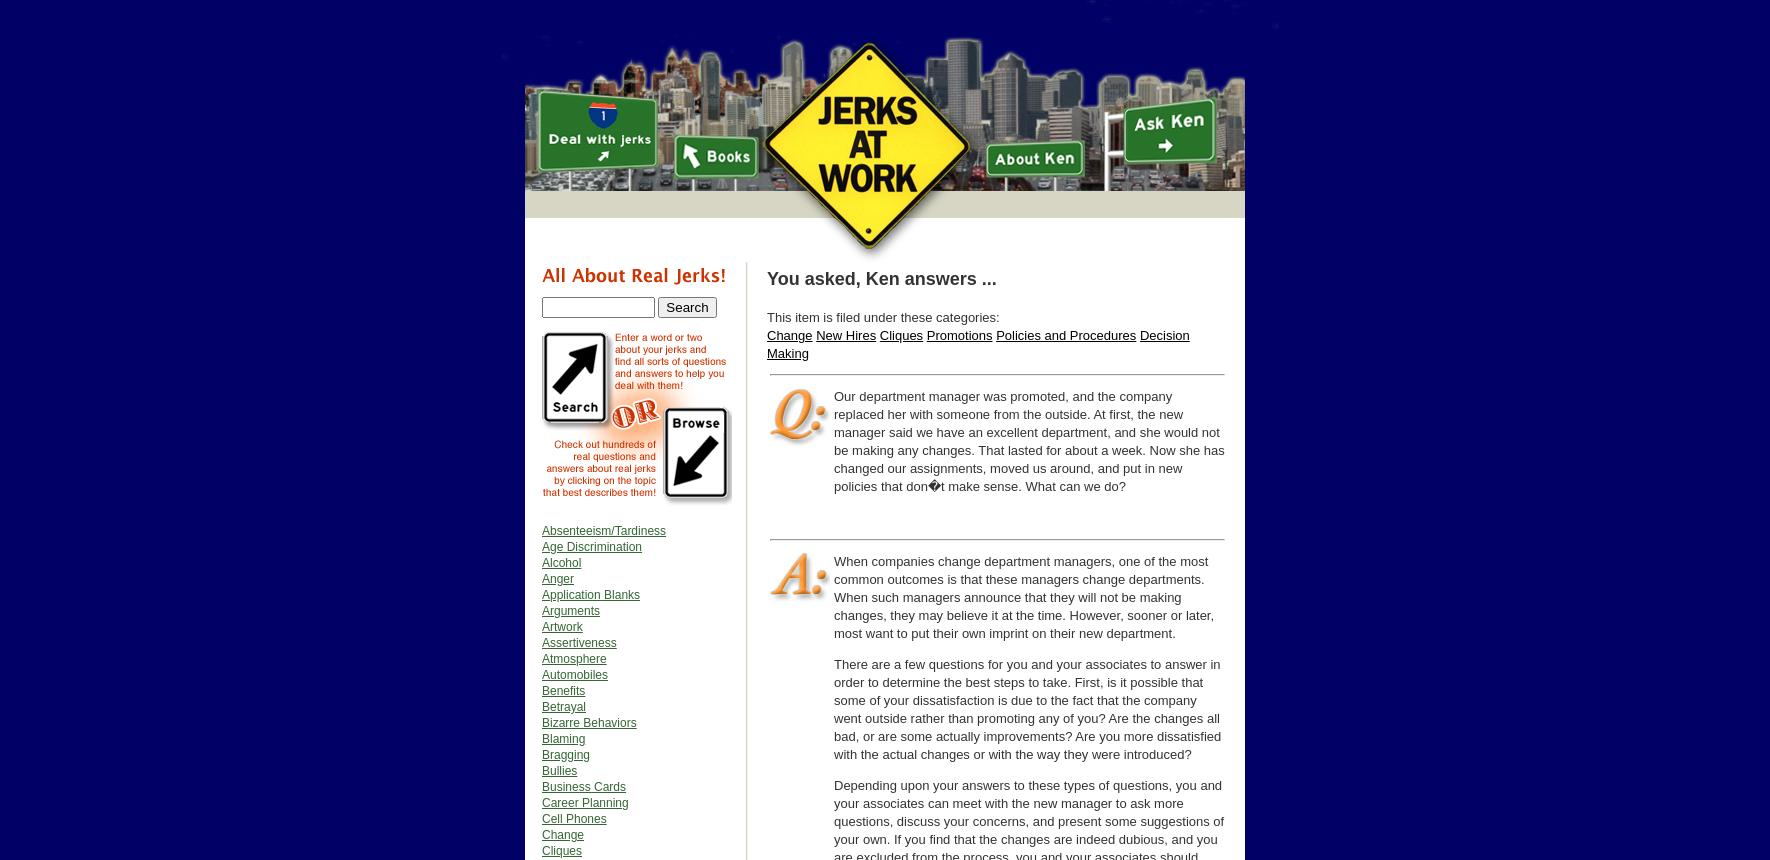 The height and width of the screenshot is (860, 1770). Describe the element at coordinates (976, 344) in the screenshot. I see `'Decision Making'` at that location.